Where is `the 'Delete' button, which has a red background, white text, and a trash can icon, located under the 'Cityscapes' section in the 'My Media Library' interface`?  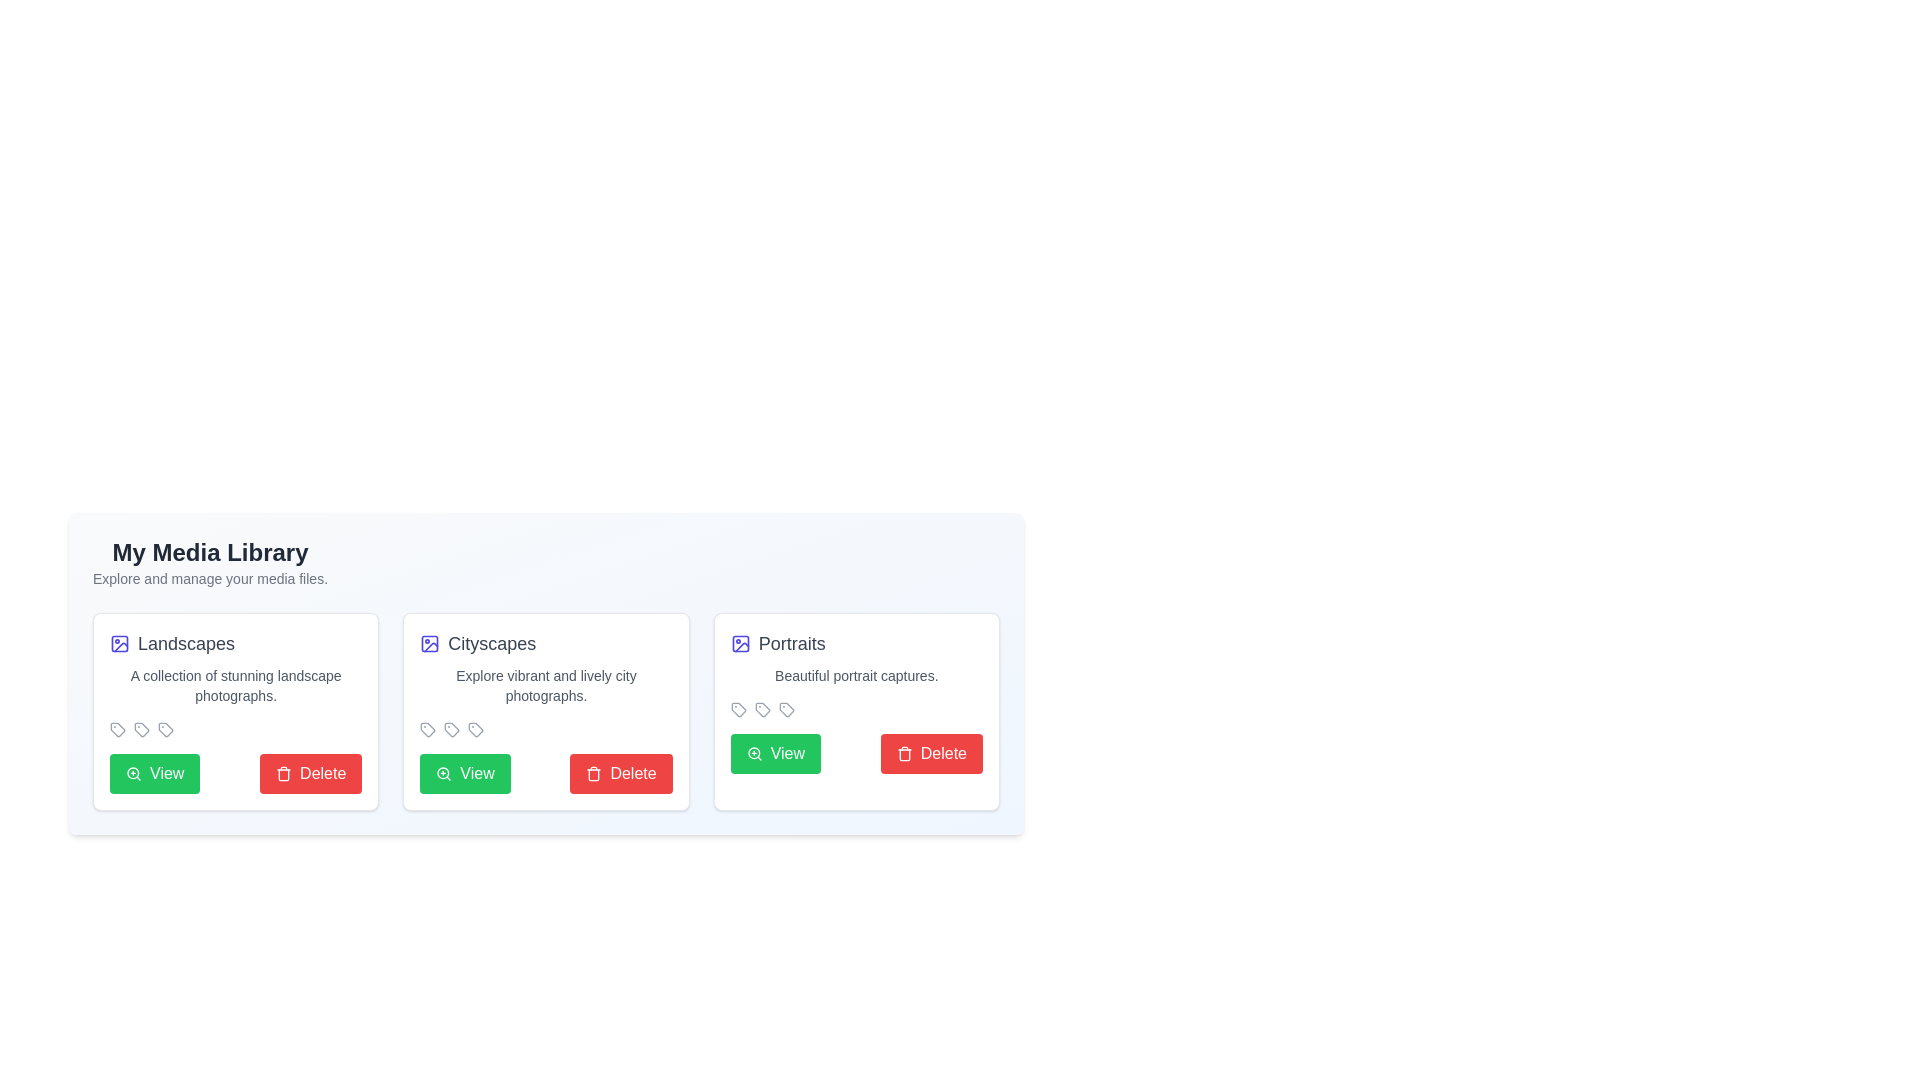
the 'Delete' button, which has a red background, white text, and a trash can icon, located under the 'Cityscapes' section in the 'My Media Library' interface is located at coordinates (620, 773).